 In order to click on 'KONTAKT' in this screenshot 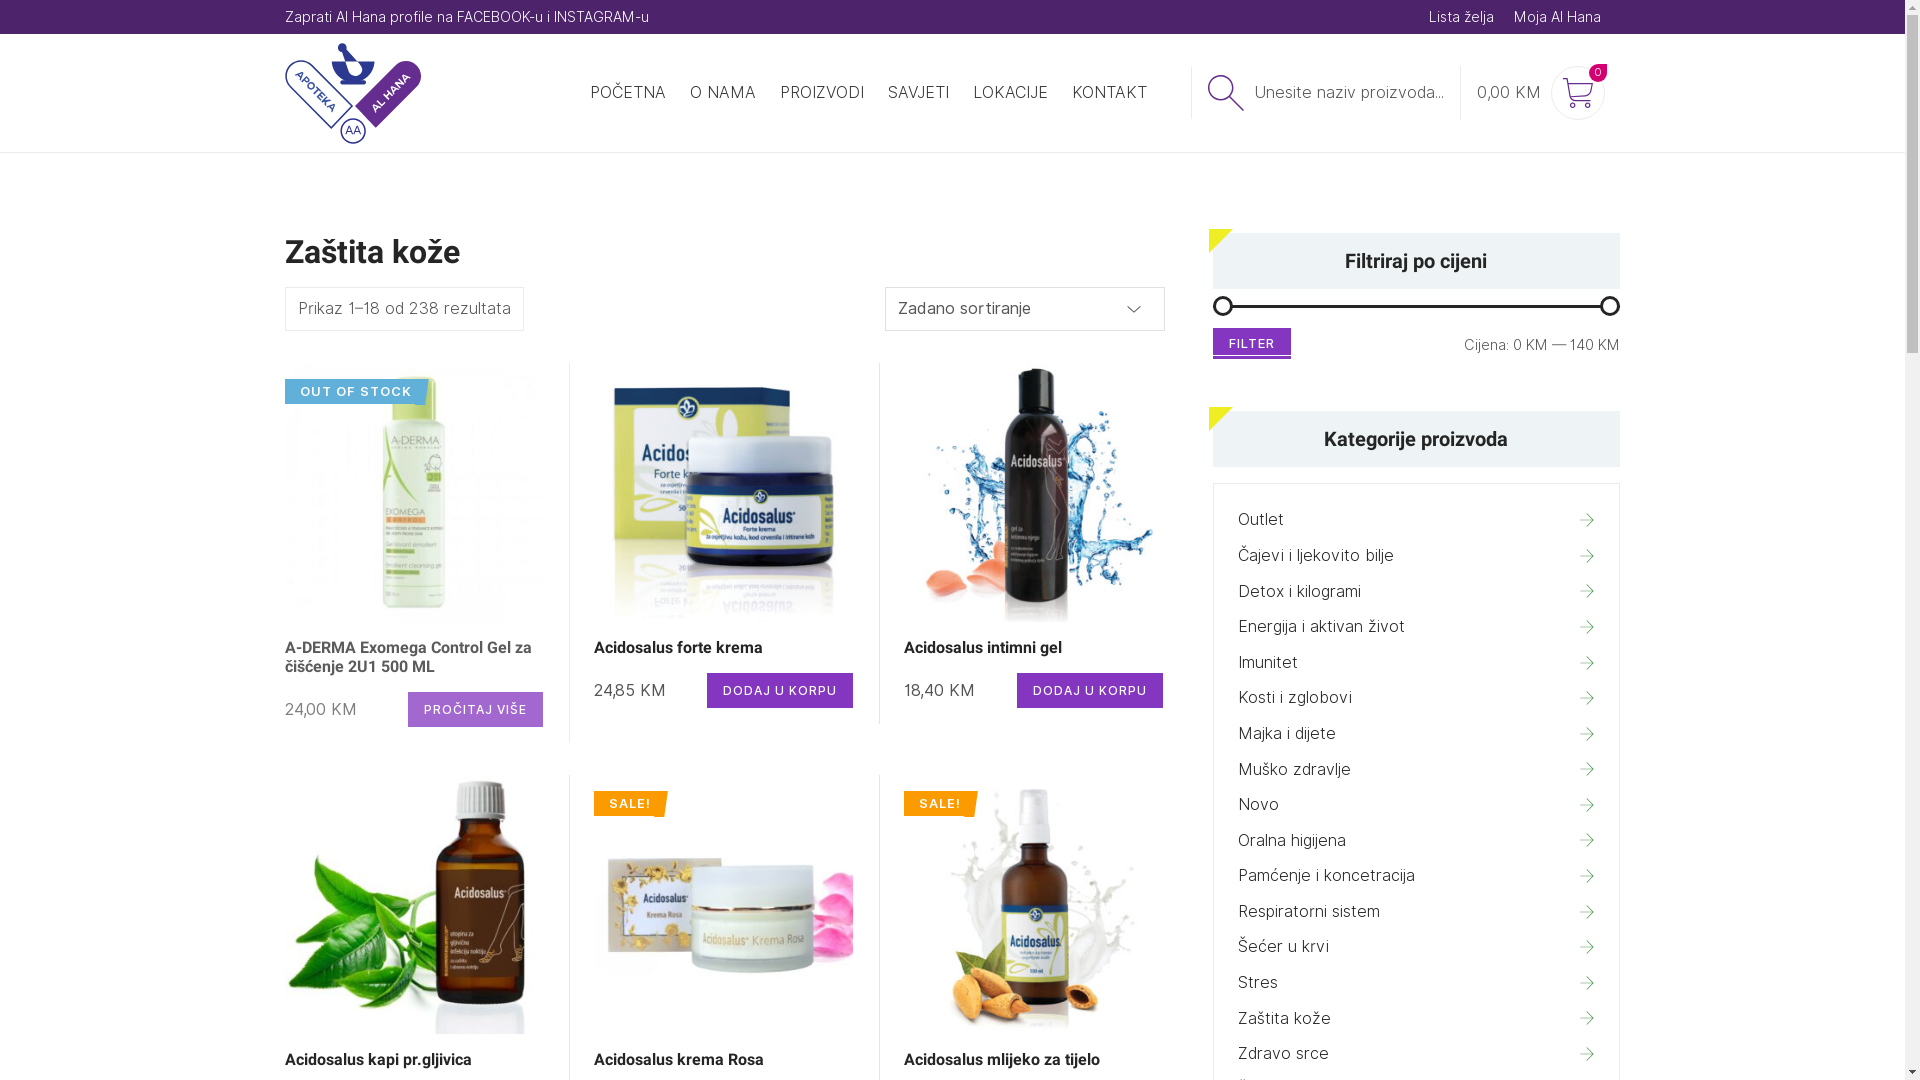, I will do `click(1108, 92)`.